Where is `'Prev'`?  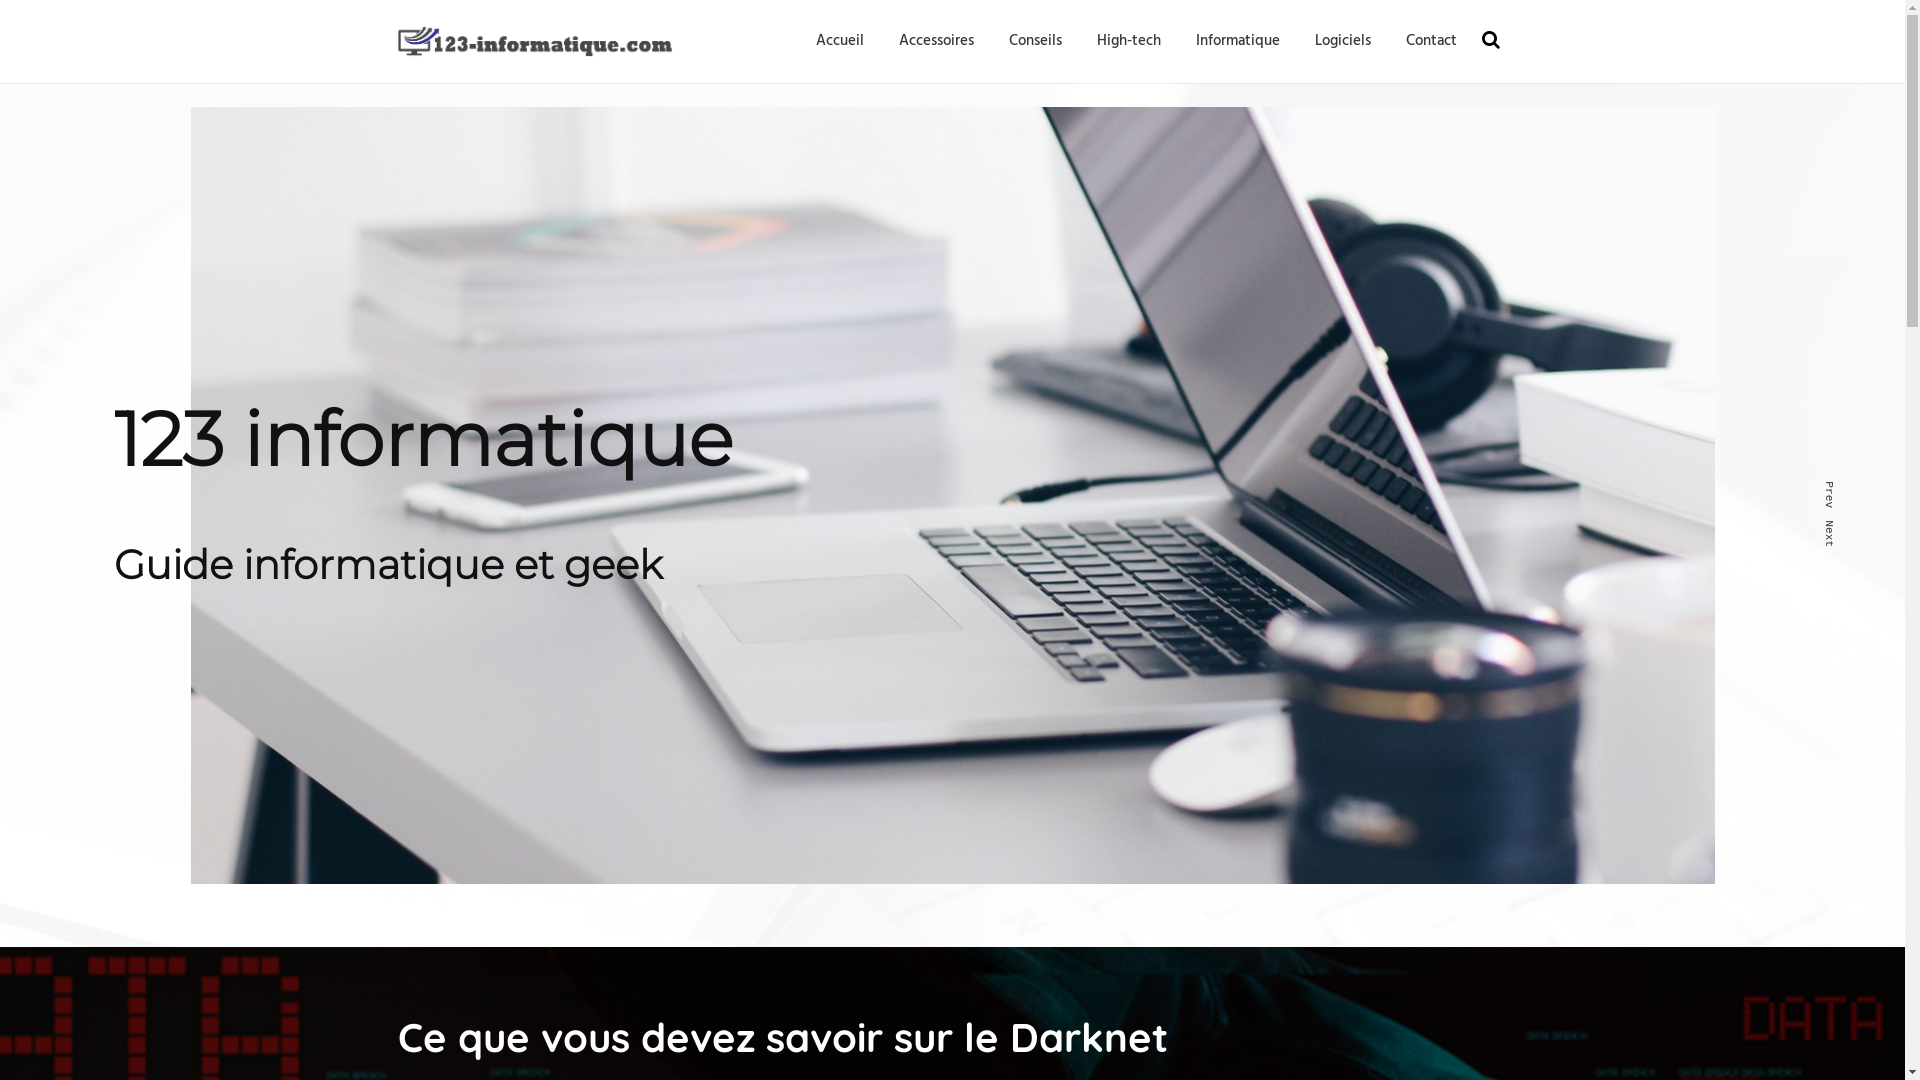 'Prev' is located at coordinates (1836, 487).